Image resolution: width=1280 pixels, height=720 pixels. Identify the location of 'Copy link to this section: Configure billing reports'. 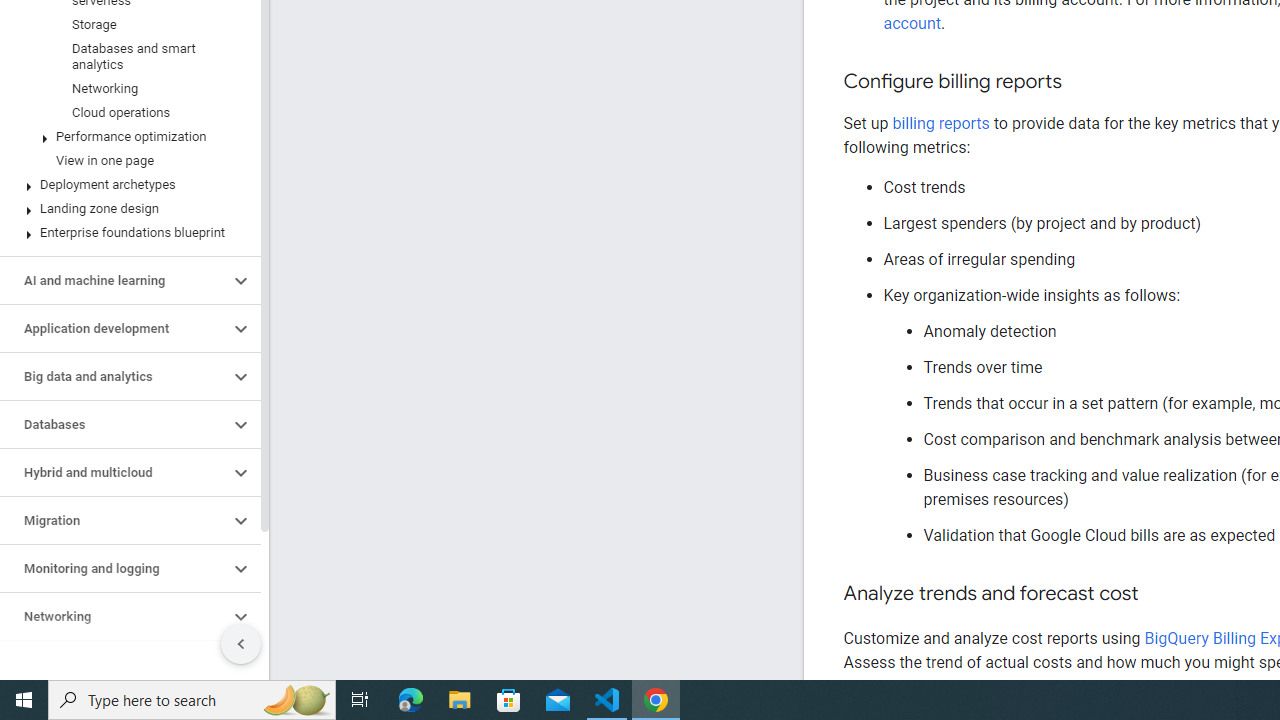
(1080, 81).